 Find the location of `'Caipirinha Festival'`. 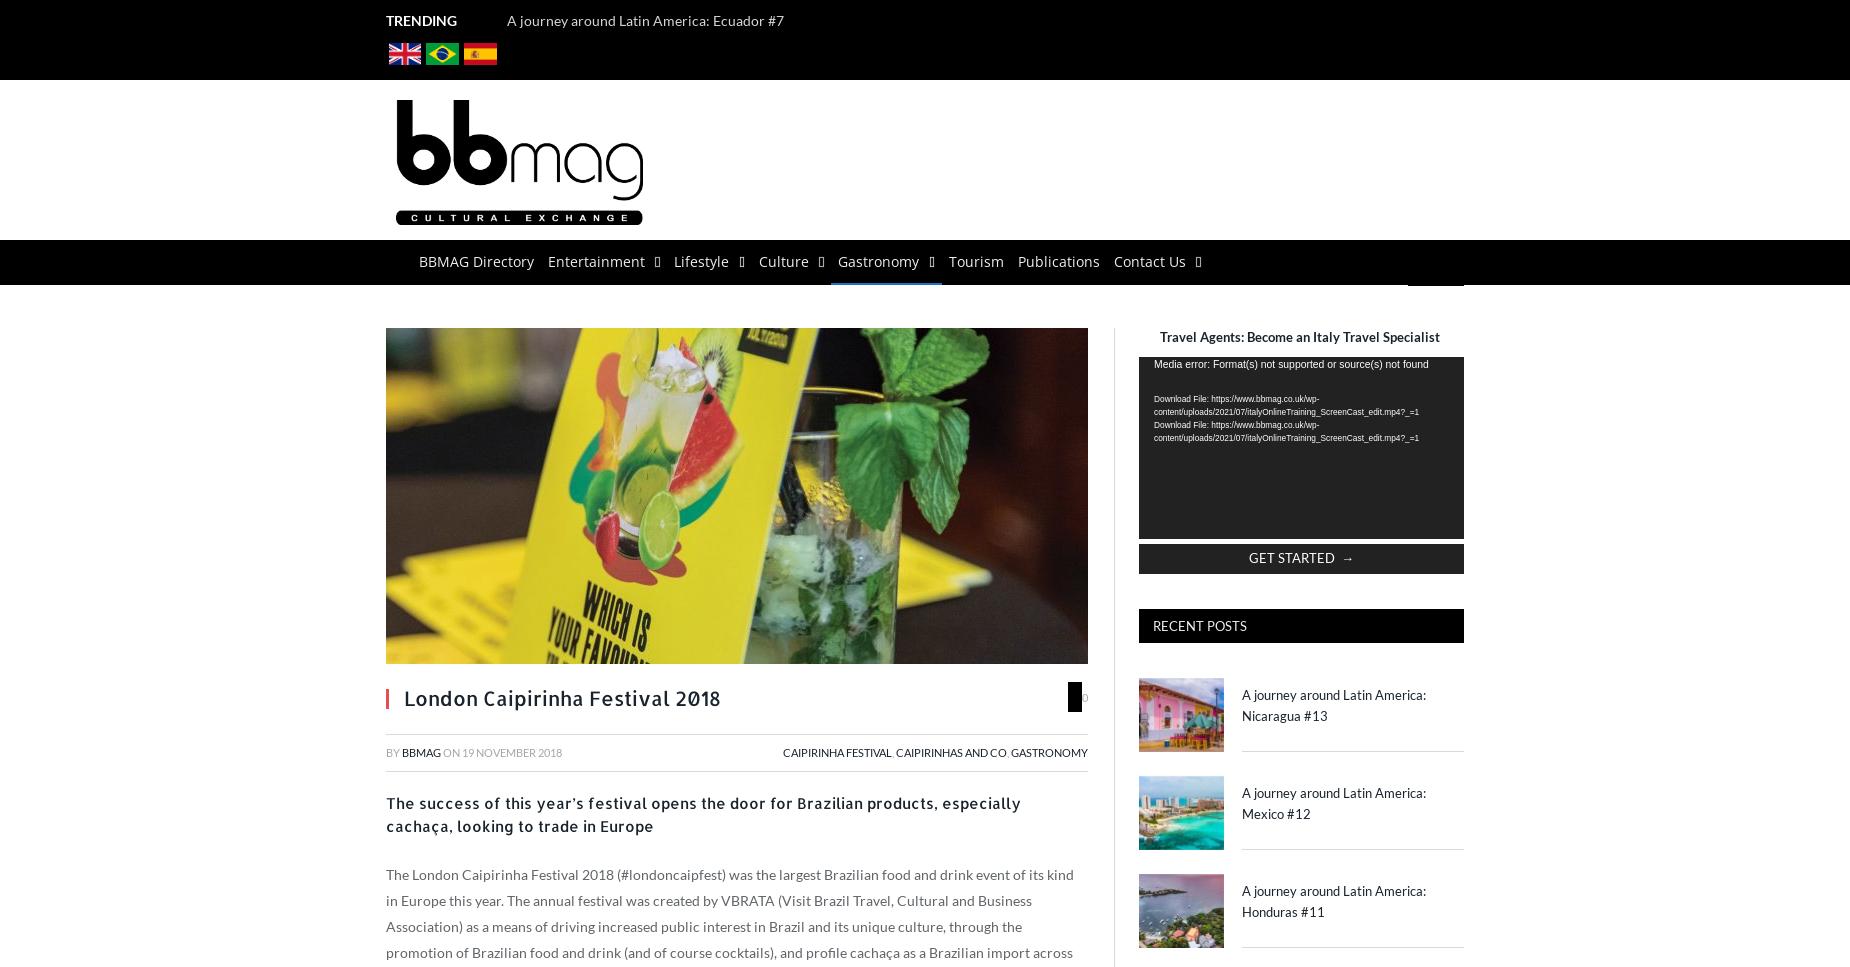

'Caipirinha Festival' is located at coordinates (837, 751).